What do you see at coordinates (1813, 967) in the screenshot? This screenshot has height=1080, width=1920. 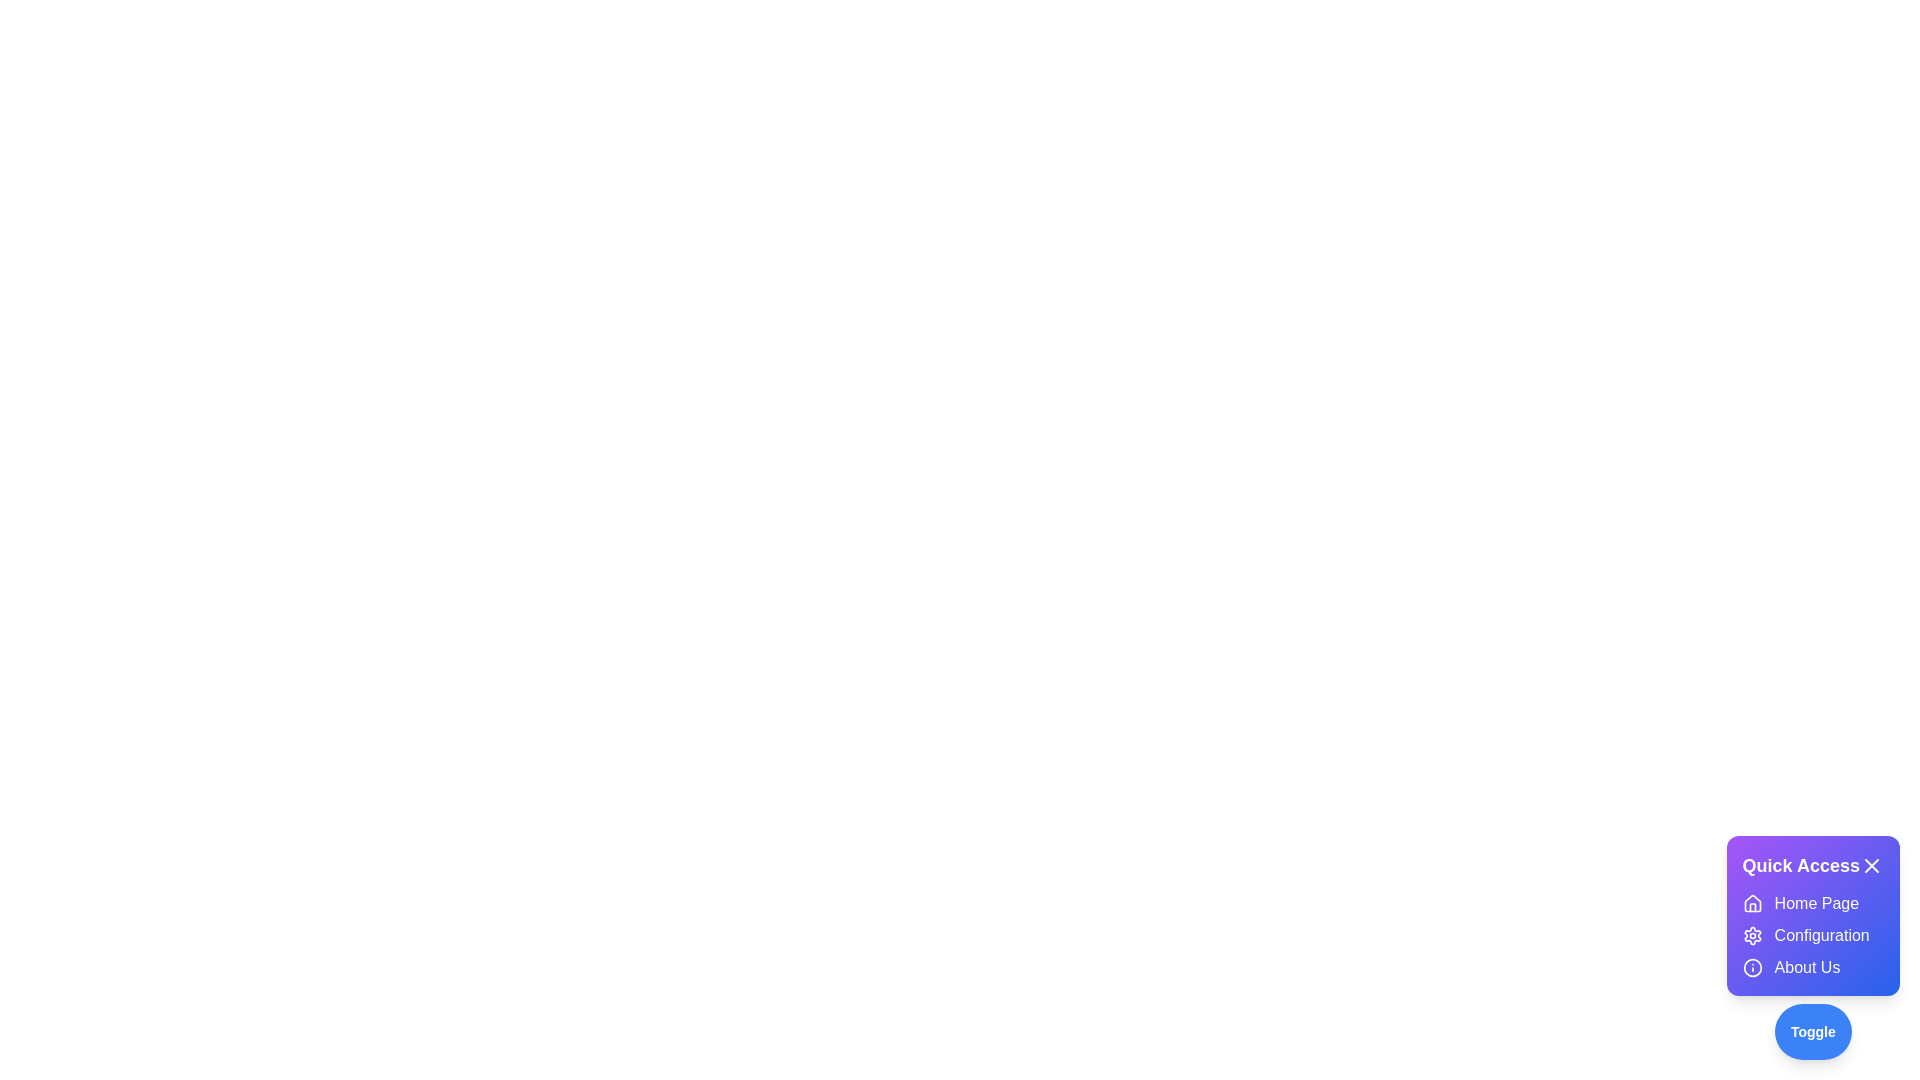 I see `the 'About Us' button located in the bottom-right corner of the interface, which is the third item in the vertical menu list under 'Quick Access.'` at bounding box center [1813, 967].